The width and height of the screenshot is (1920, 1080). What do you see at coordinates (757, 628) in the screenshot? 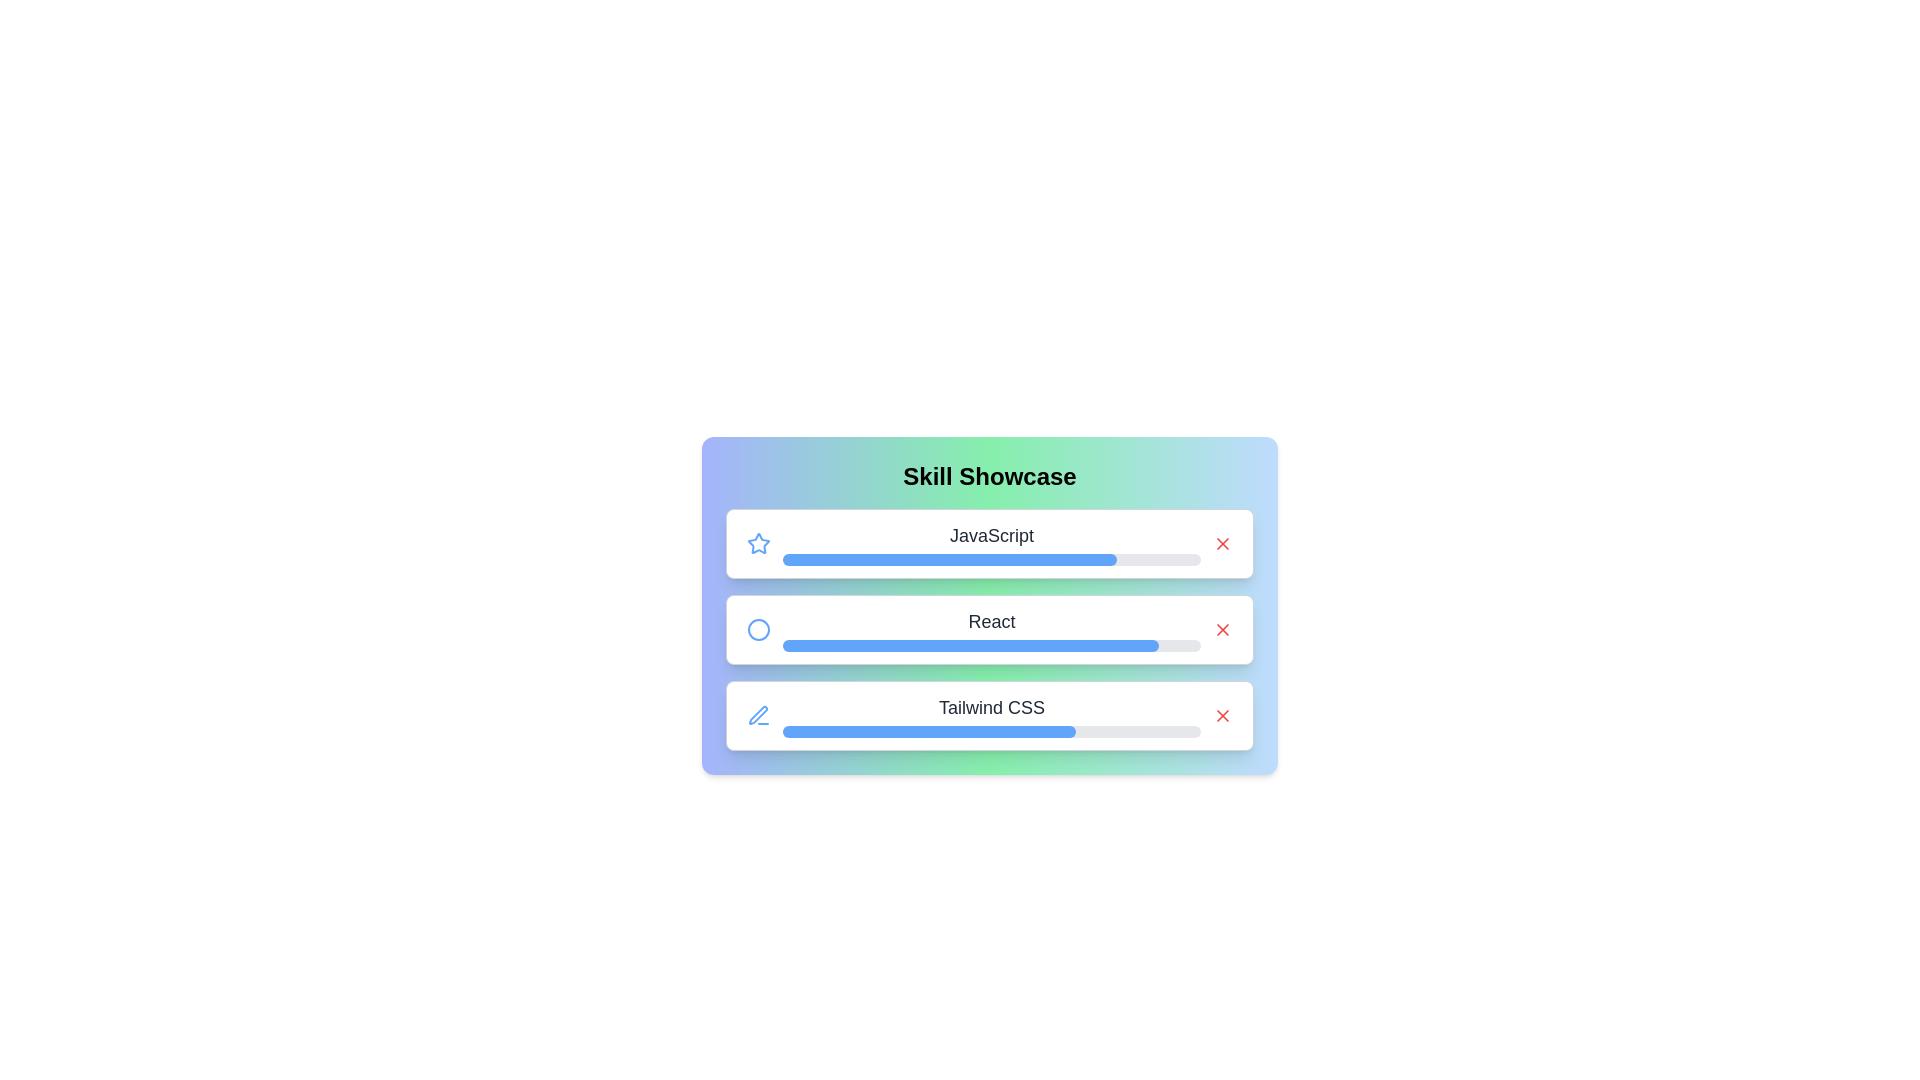
I see `the icon next to the skill name React` at bounding box center [757, 628].